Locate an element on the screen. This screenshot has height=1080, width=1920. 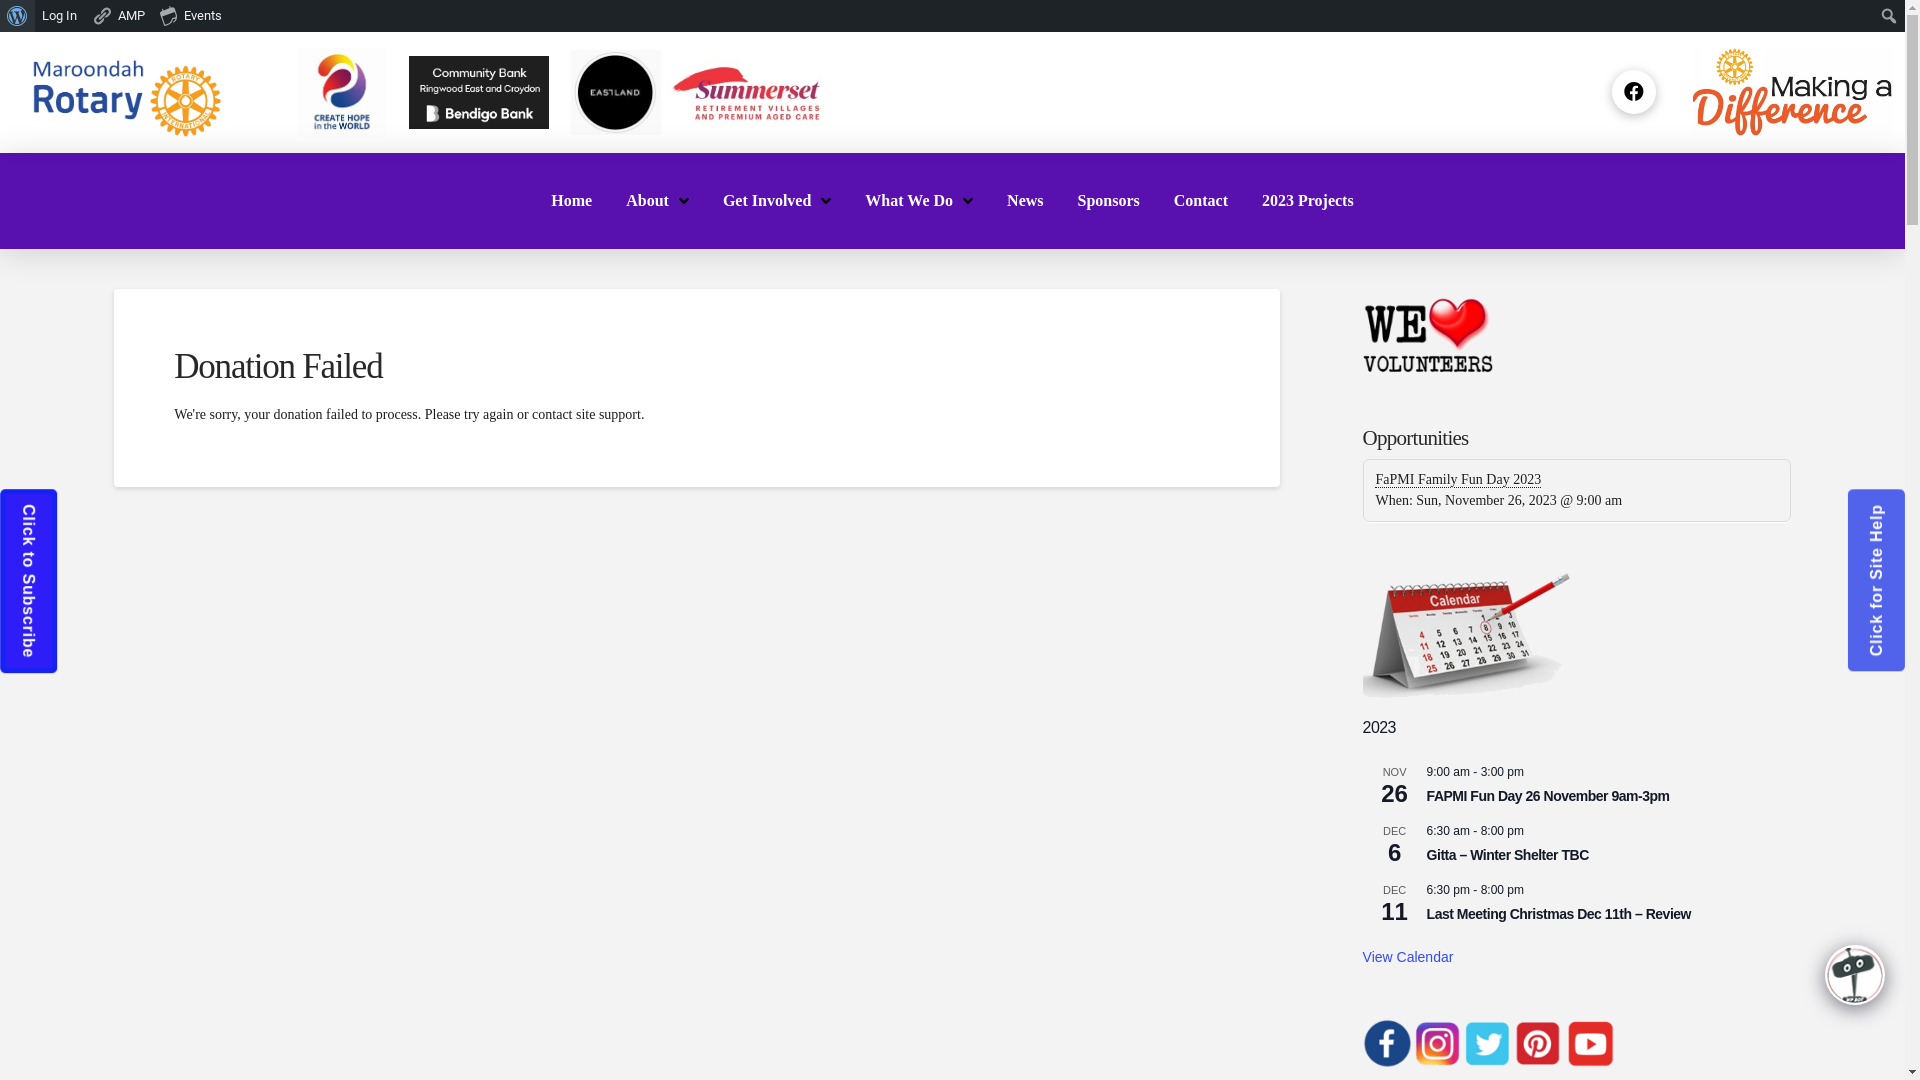
'Events' is located at coordinates (191, 15).